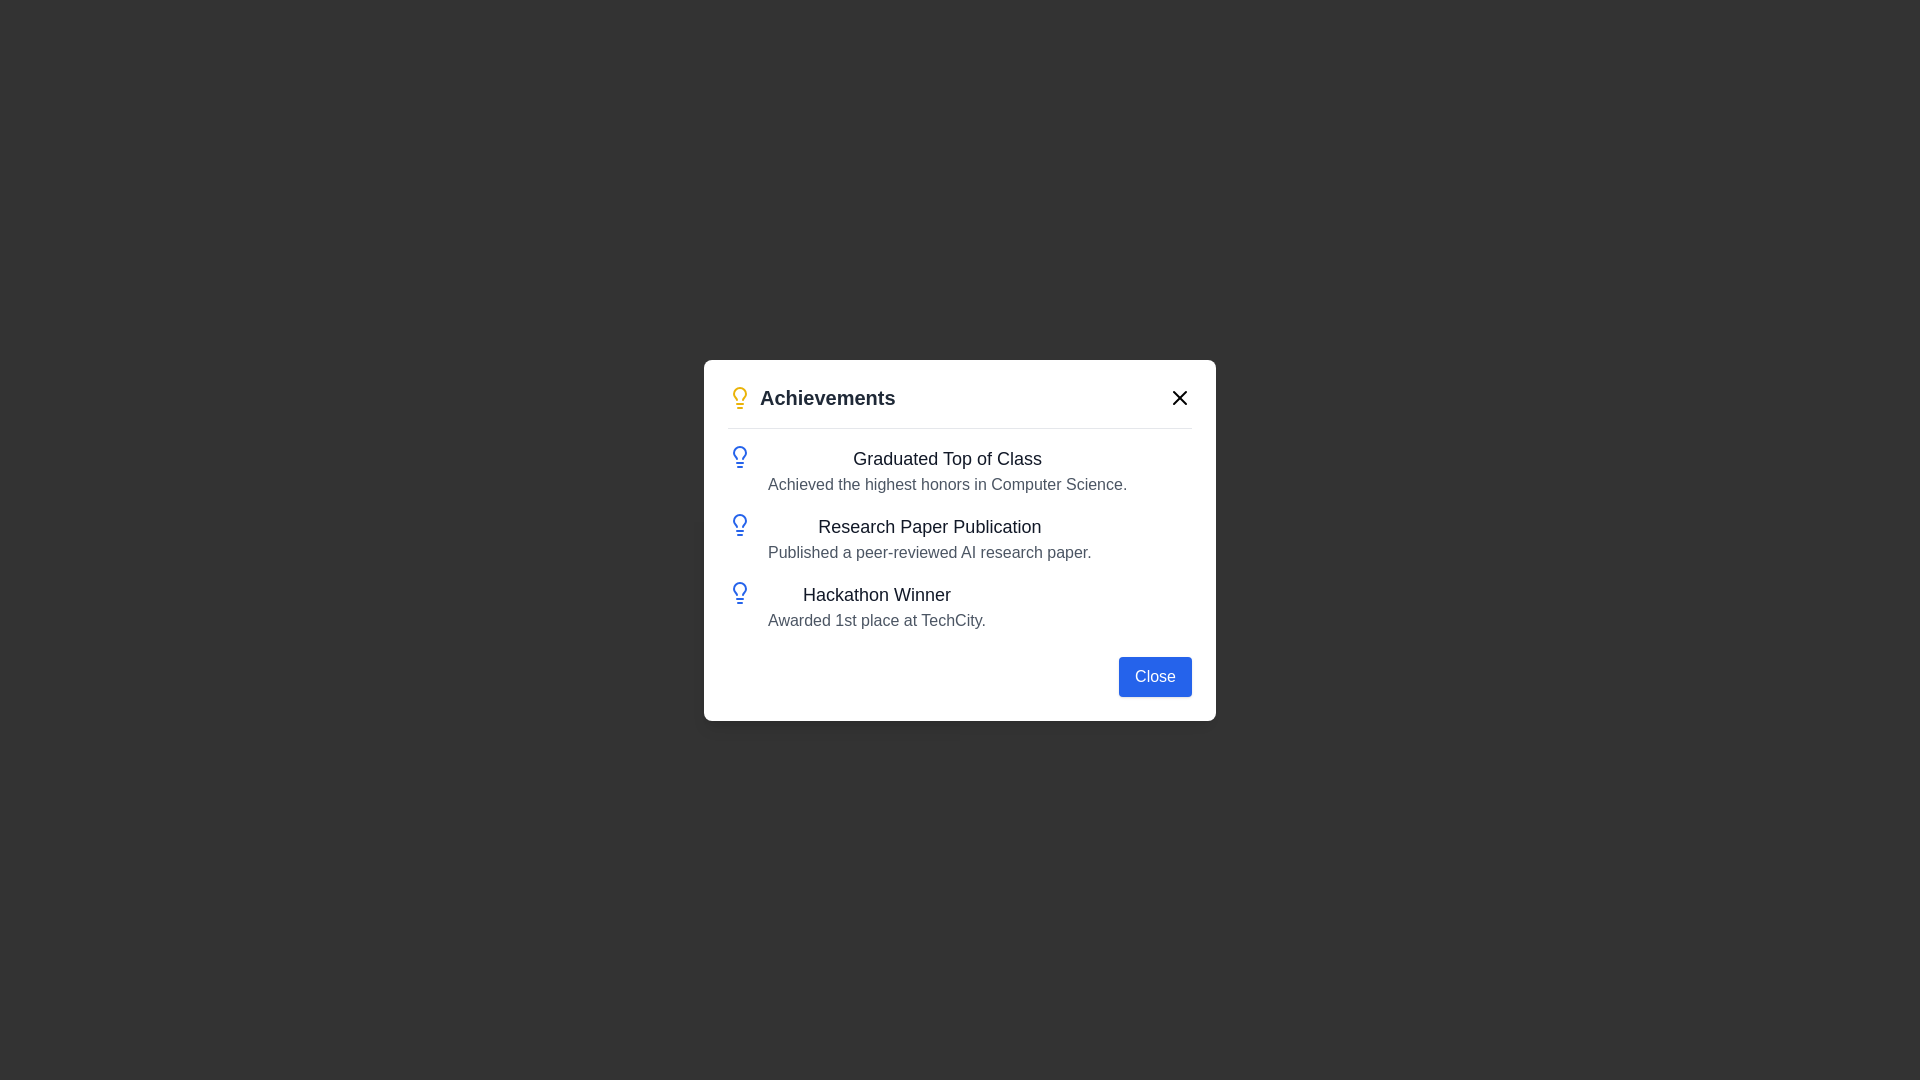 This screenshot has height=1080, width=1920. Describe the element at coordinates (960, 470) in the screenshot. I see `the 'Graduated Top of Class' achievement detail in the Information Display Block` at that location.